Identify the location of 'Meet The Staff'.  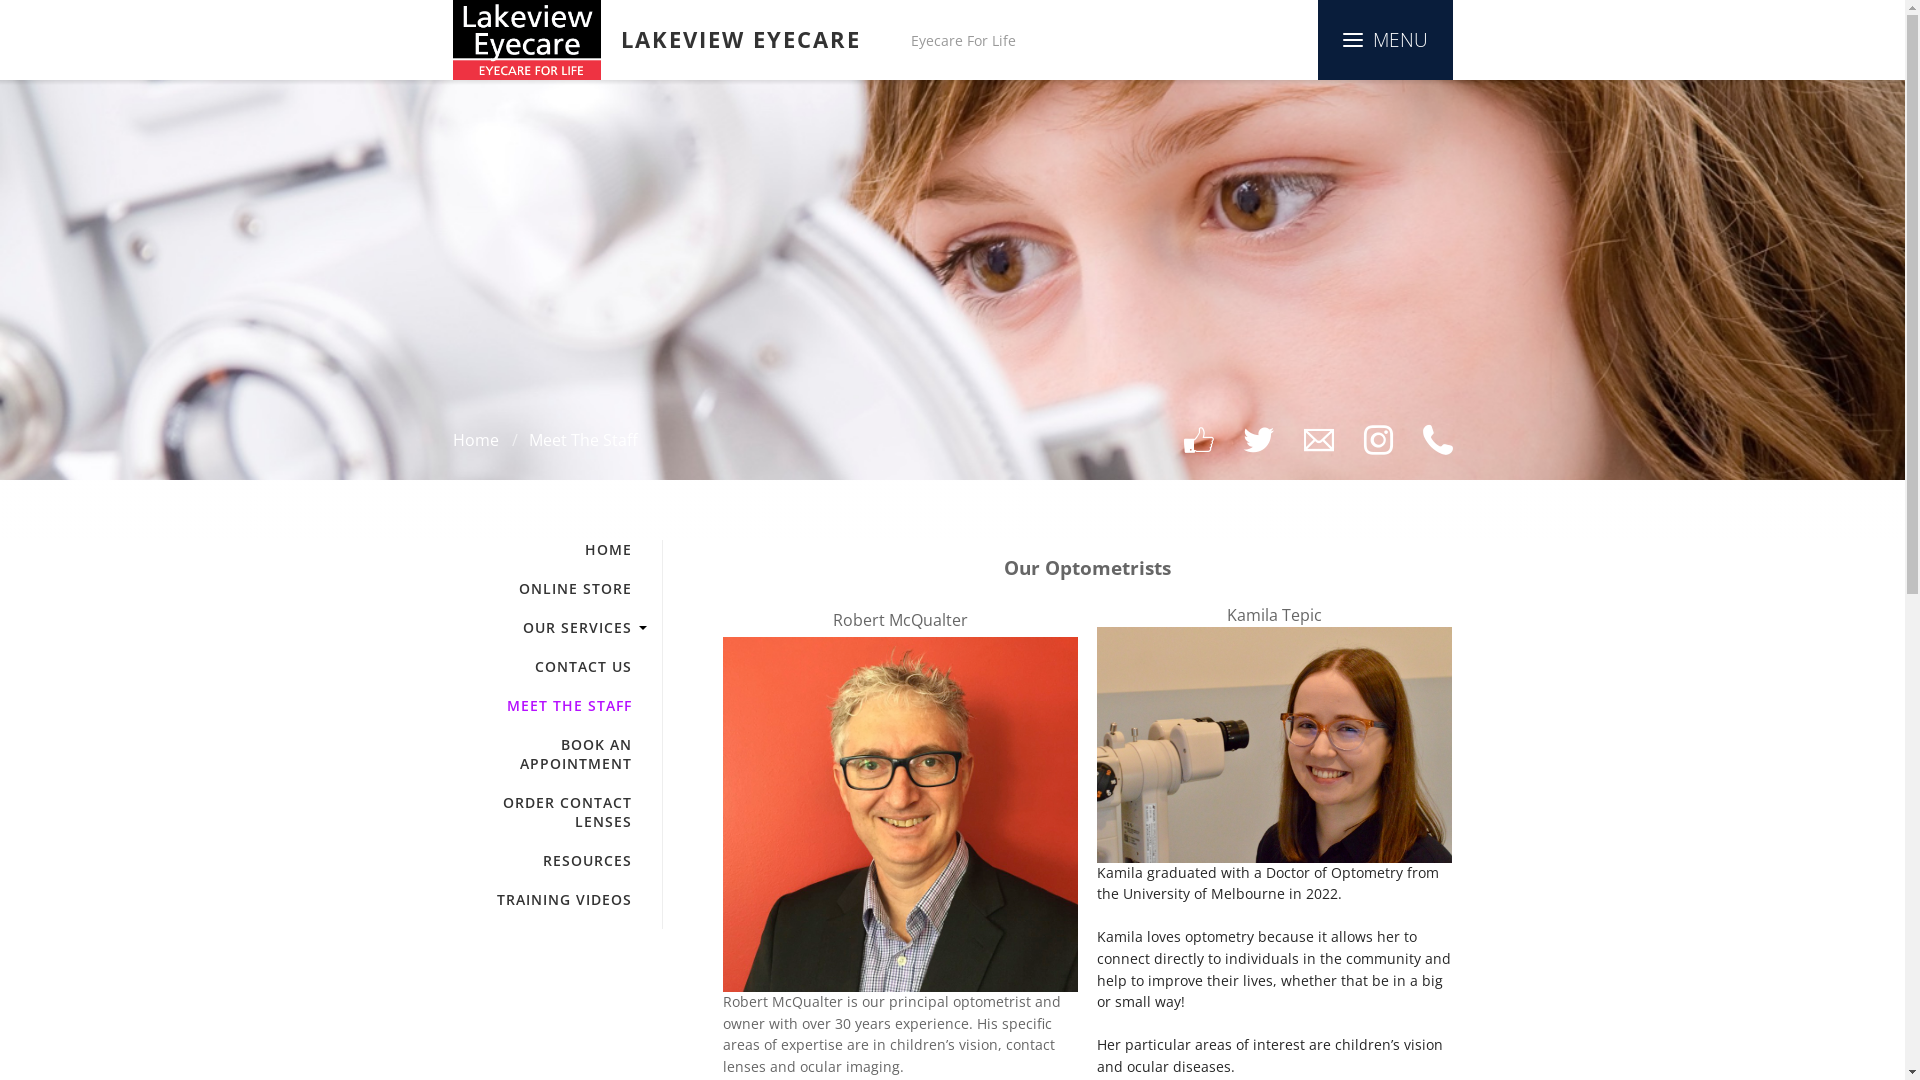
(581, 438).